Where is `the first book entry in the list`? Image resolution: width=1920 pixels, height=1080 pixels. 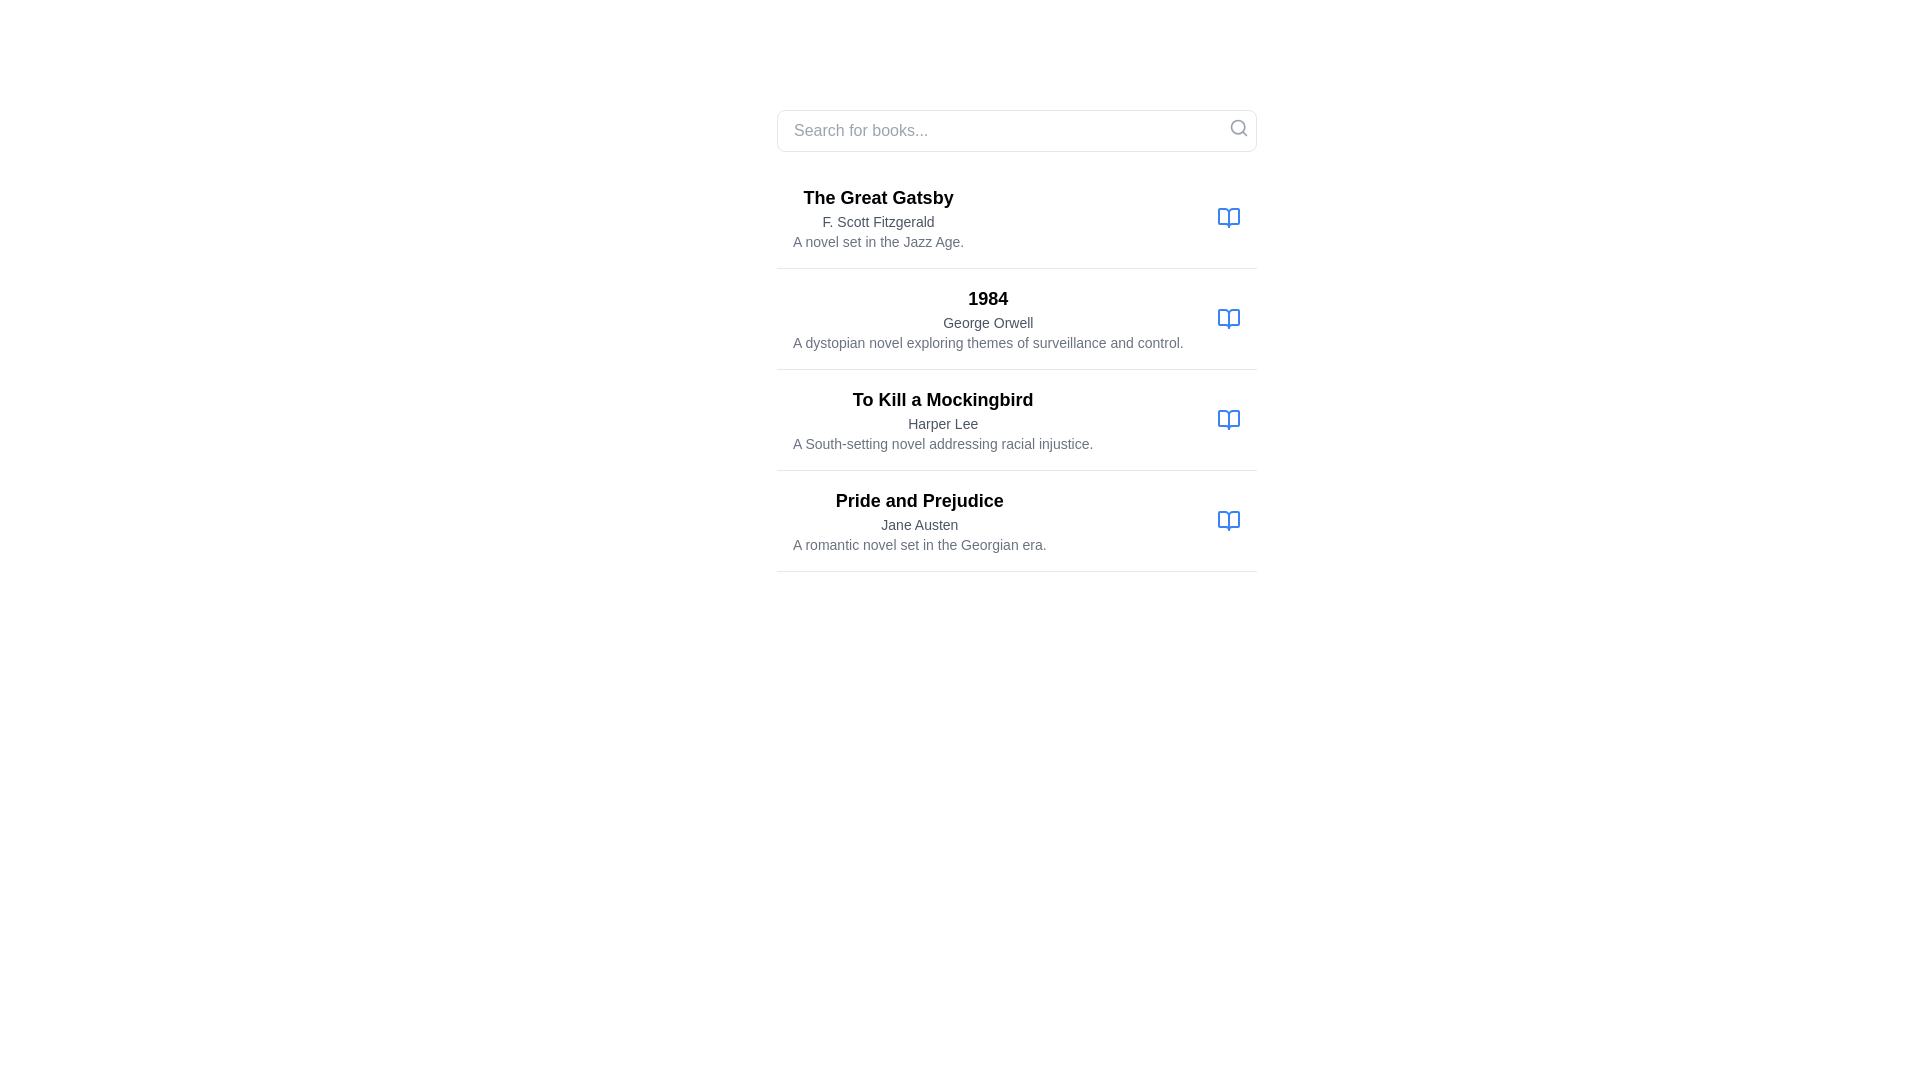 the first book entry in the list is located at coordinates (1017, 370).